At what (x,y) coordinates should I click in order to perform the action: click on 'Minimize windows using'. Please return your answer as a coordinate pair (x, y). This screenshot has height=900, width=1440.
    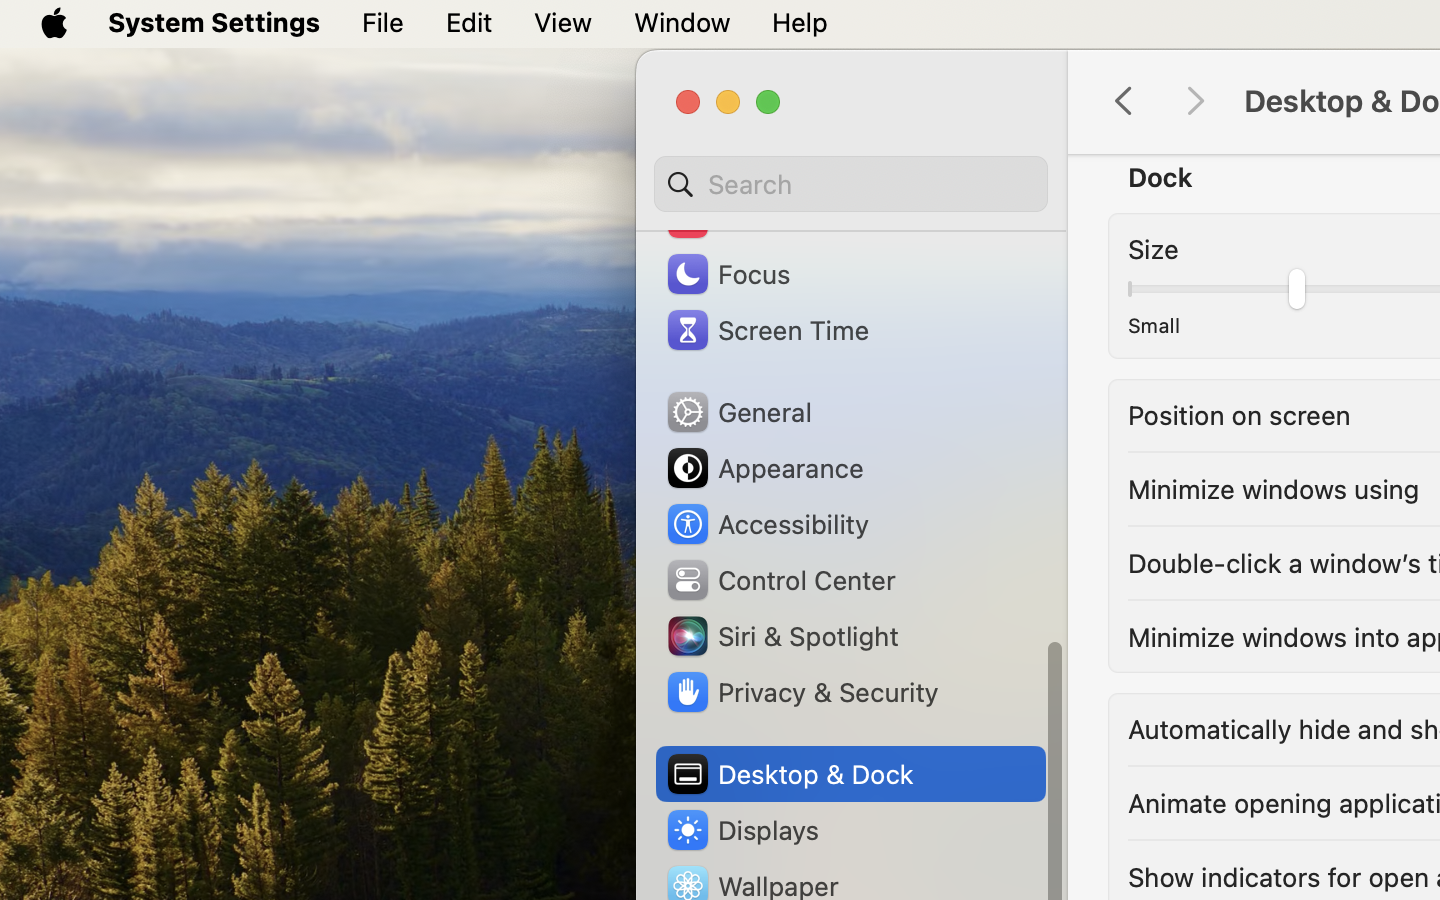
    Looking at the image, I should click on (1273, 486).